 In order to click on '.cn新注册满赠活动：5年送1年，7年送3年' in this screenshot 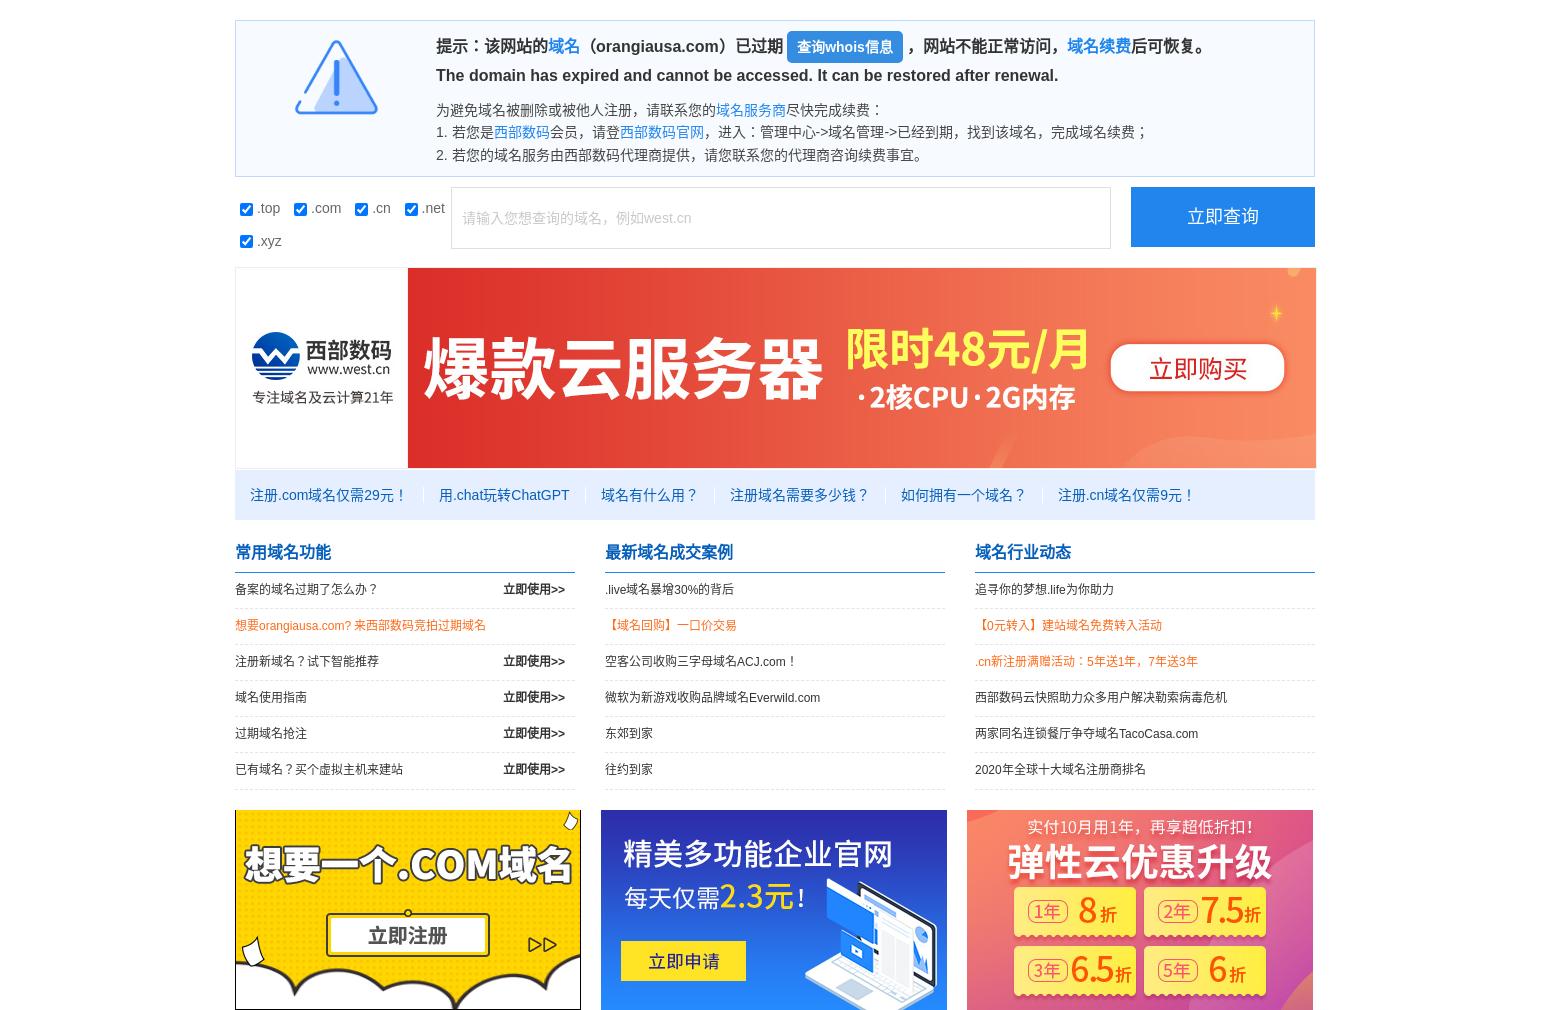, I will do `click(1085, 660)`.